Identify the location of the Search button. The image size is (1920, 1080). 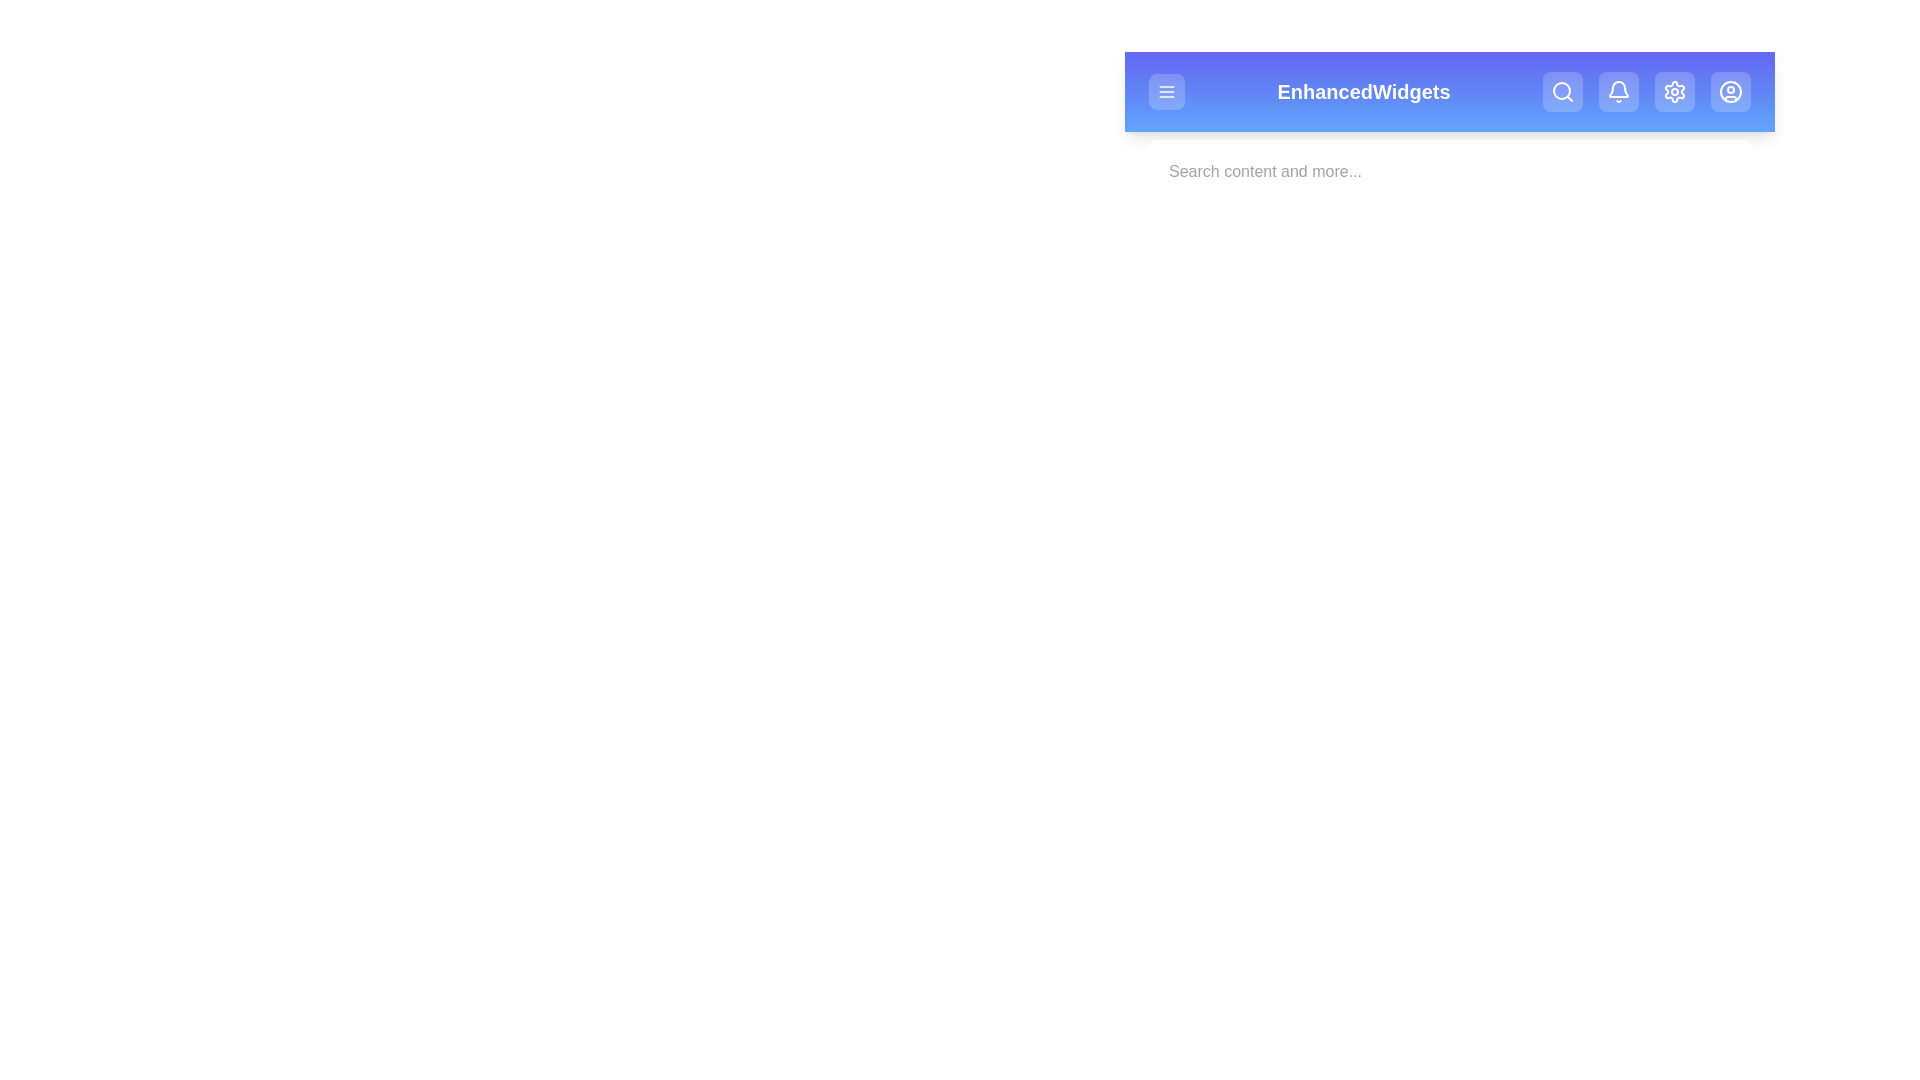
(1562, 92).